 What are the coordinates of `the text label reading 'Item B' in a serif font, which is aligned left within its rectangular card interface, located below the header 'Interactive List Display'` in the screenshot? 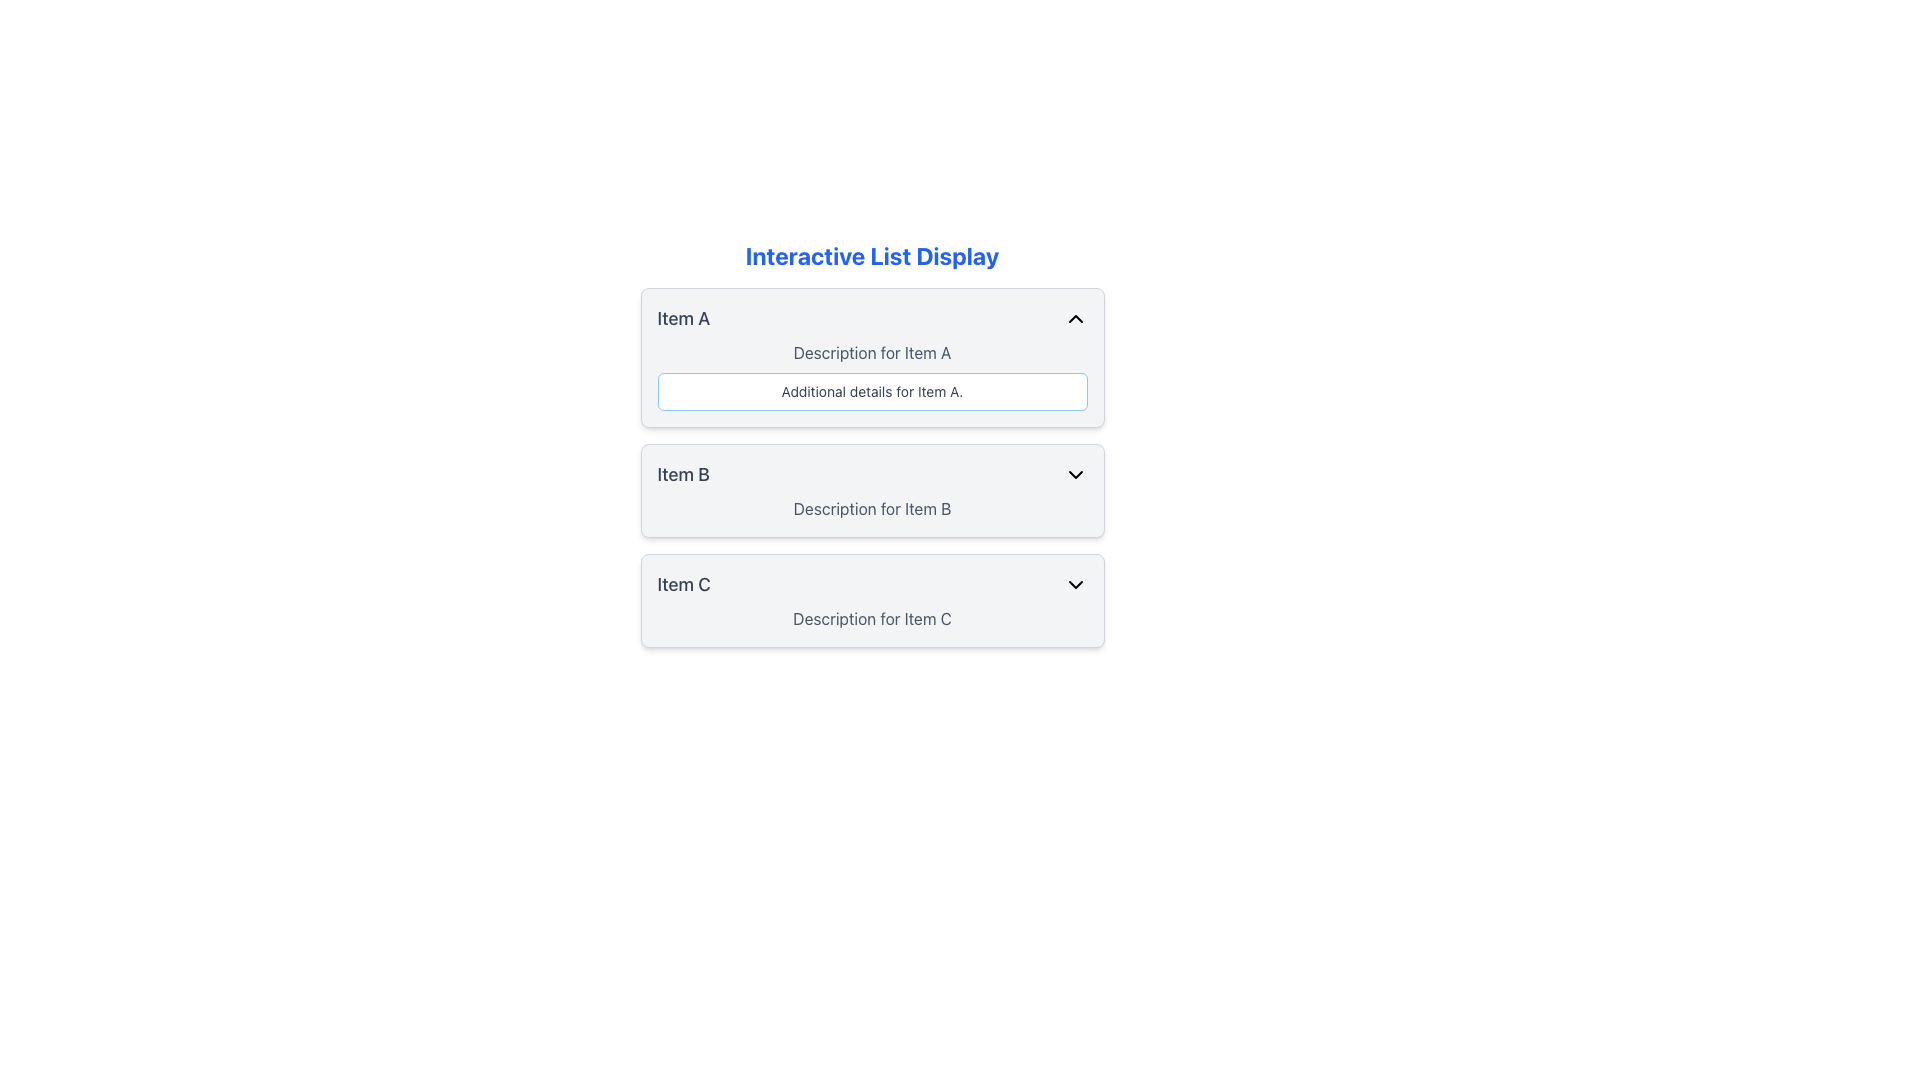 It's located at (683, 474).